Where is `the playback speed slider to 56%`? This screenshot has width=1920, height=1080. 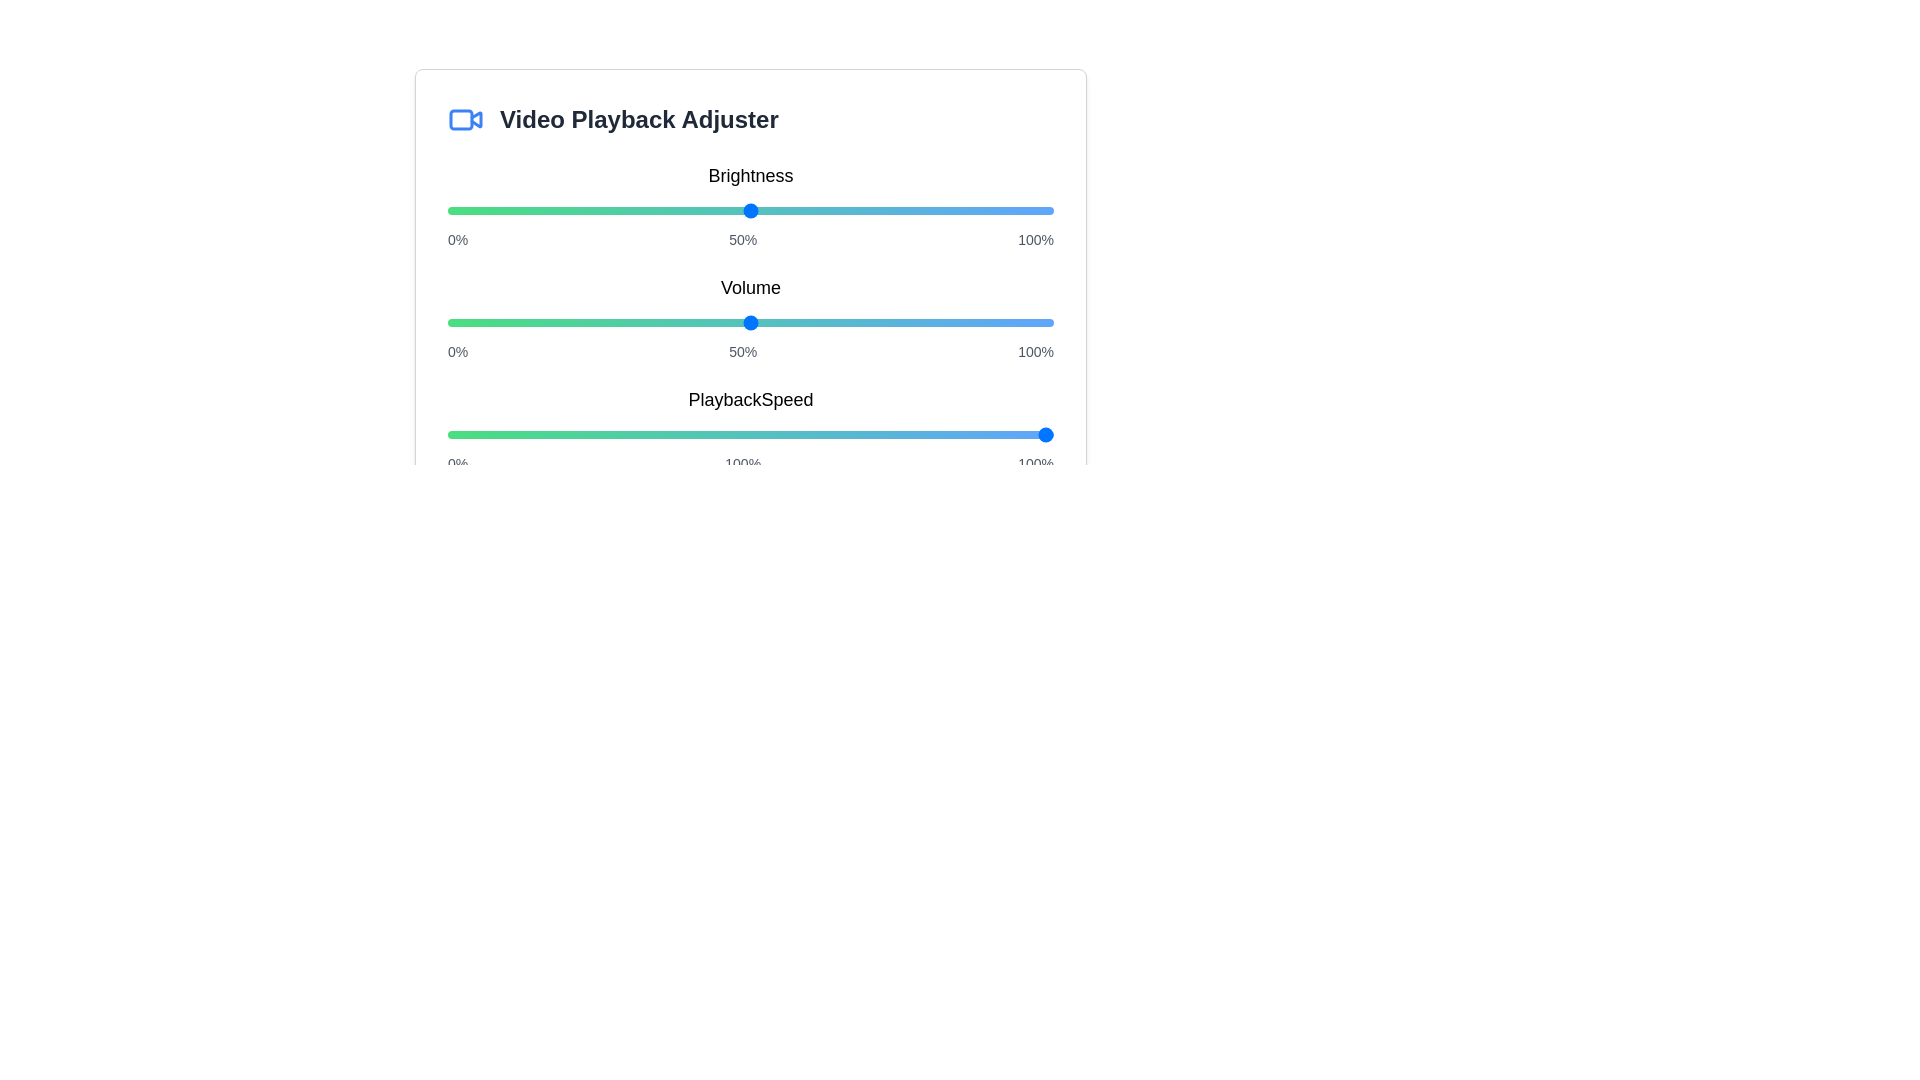 the playback speed slider to 56% is located at coordinates (786, 434).